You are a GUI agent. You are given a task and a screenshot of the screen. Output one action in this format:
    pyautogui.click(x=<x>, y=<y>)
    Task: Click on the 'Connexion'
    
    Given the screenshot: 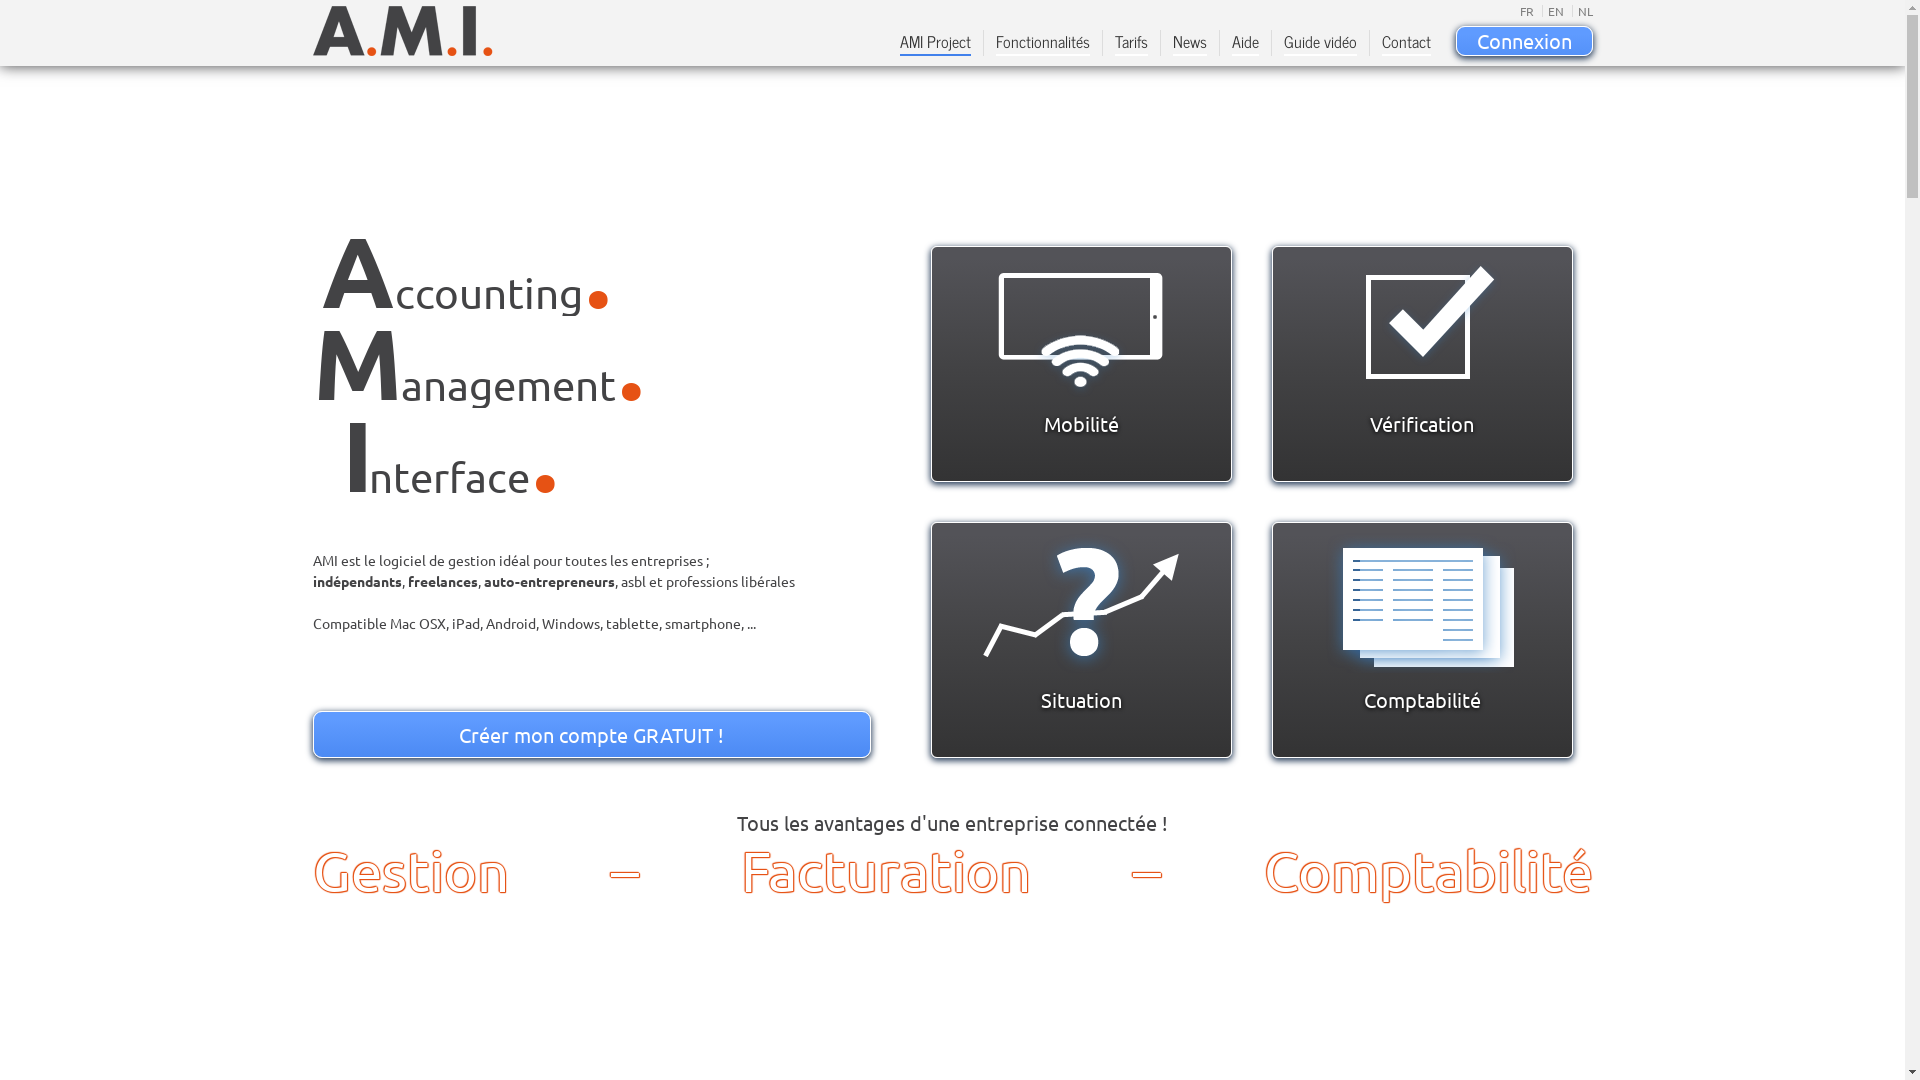 What is the action you would take?
    pyautogui.click(x=1523, y=41)
    